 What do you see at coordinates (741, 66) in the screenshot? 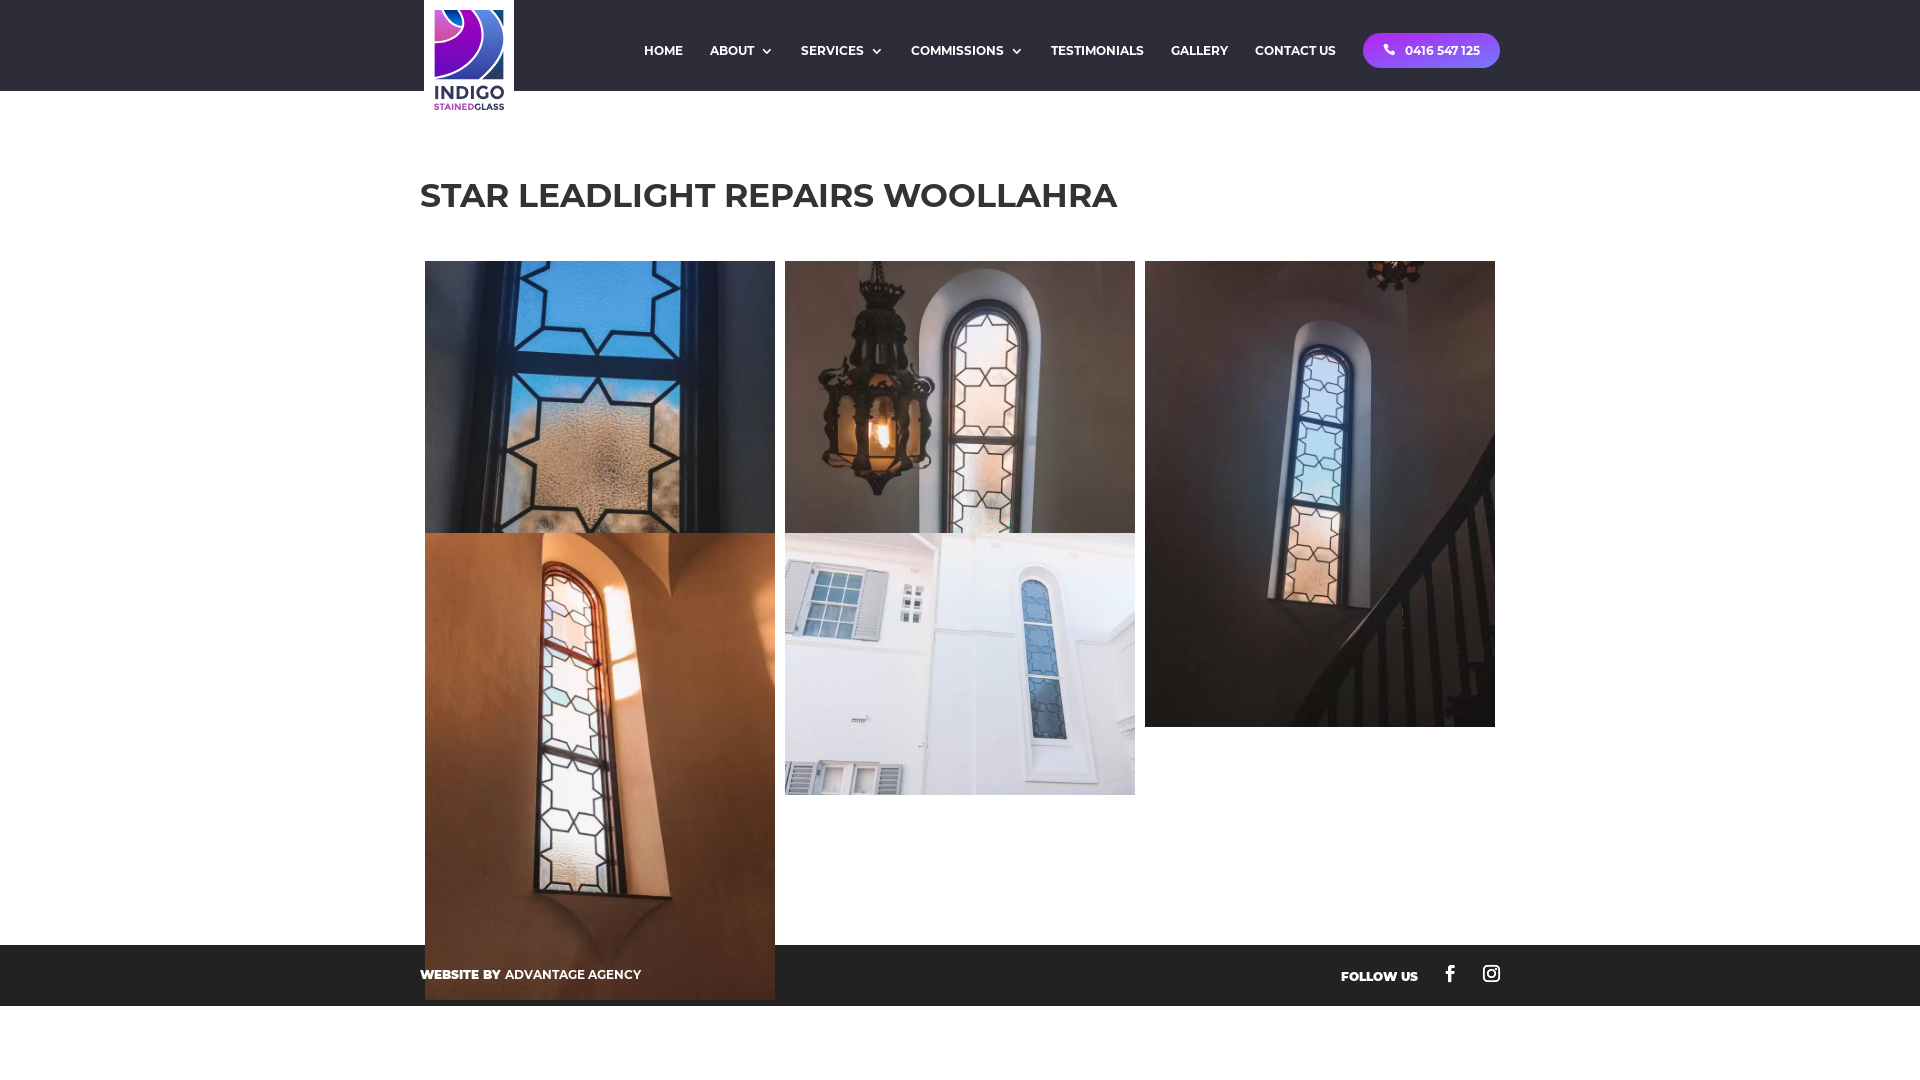
I see `'ABOUT'` at bounding box center [741, 66].